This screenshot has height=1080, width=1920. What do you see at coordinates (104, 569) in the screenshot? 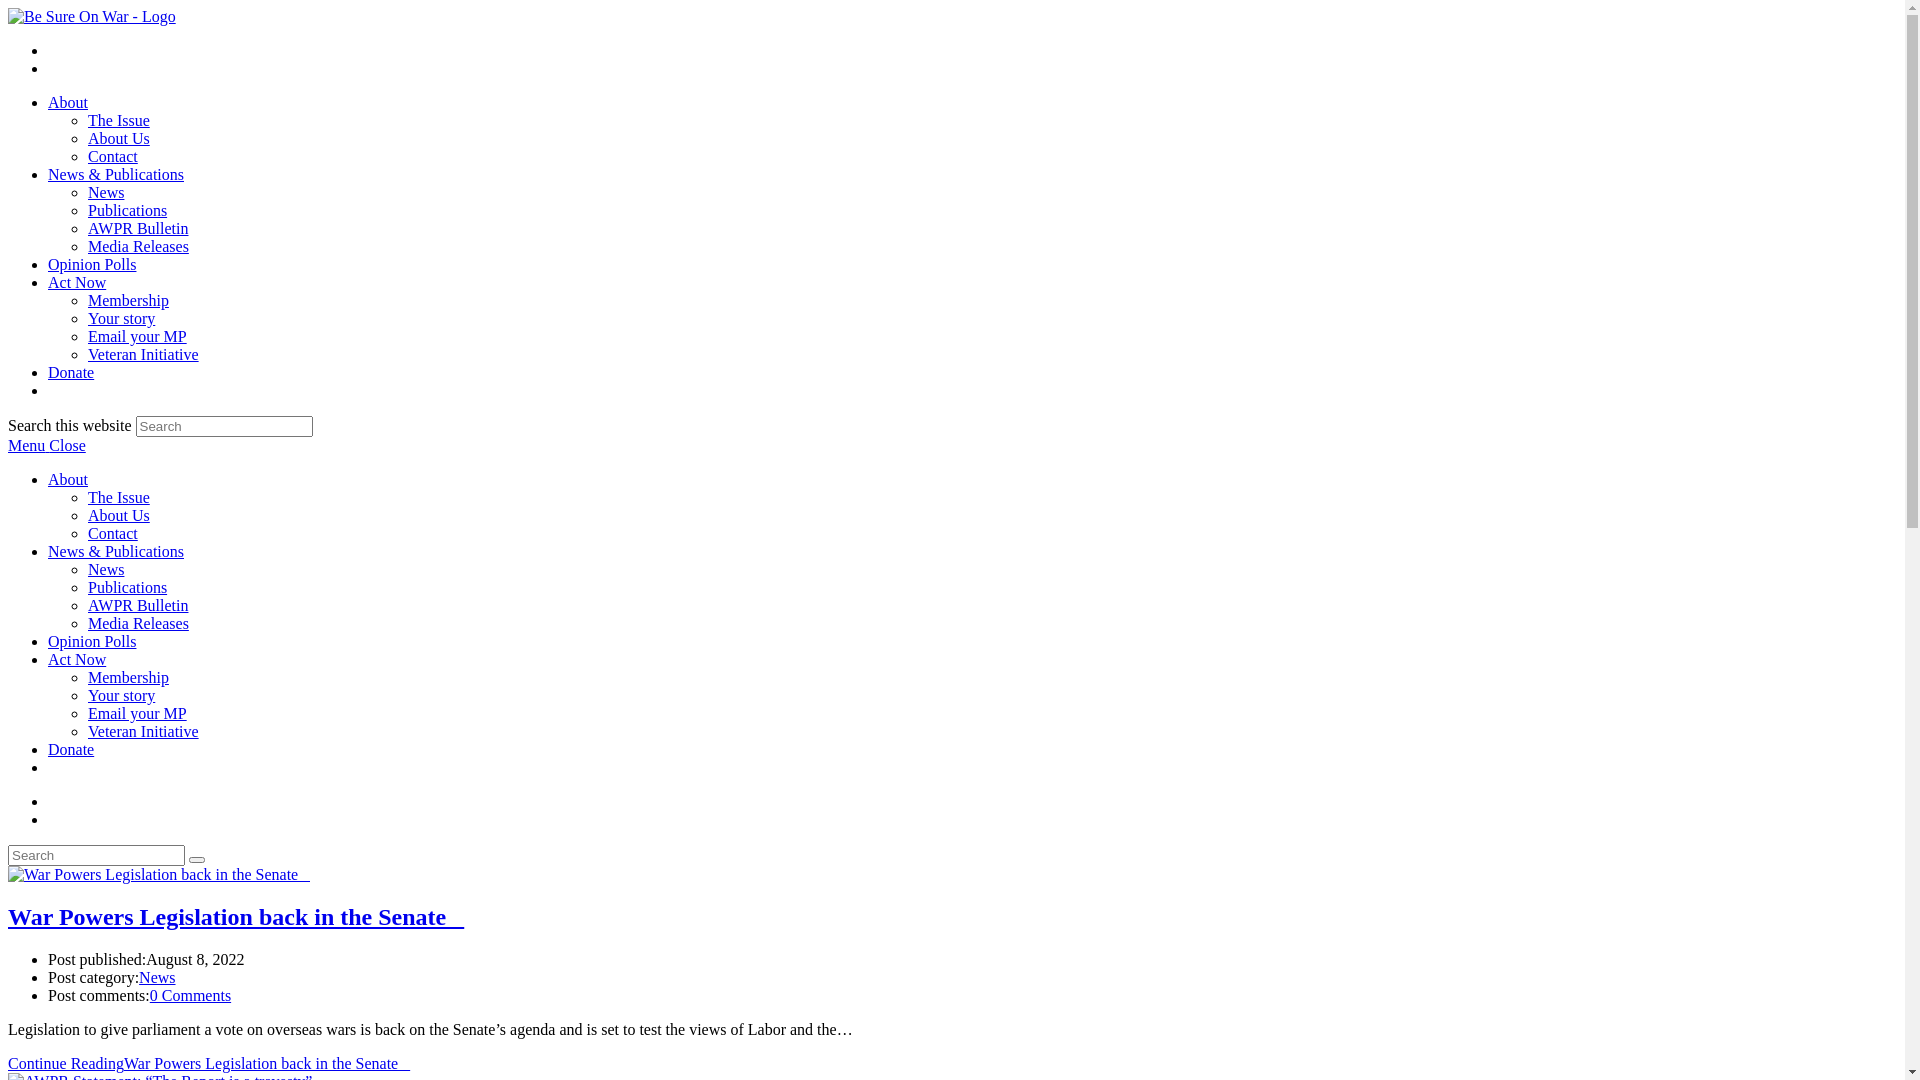
I see `'News'` at bounding box center [104, 569].